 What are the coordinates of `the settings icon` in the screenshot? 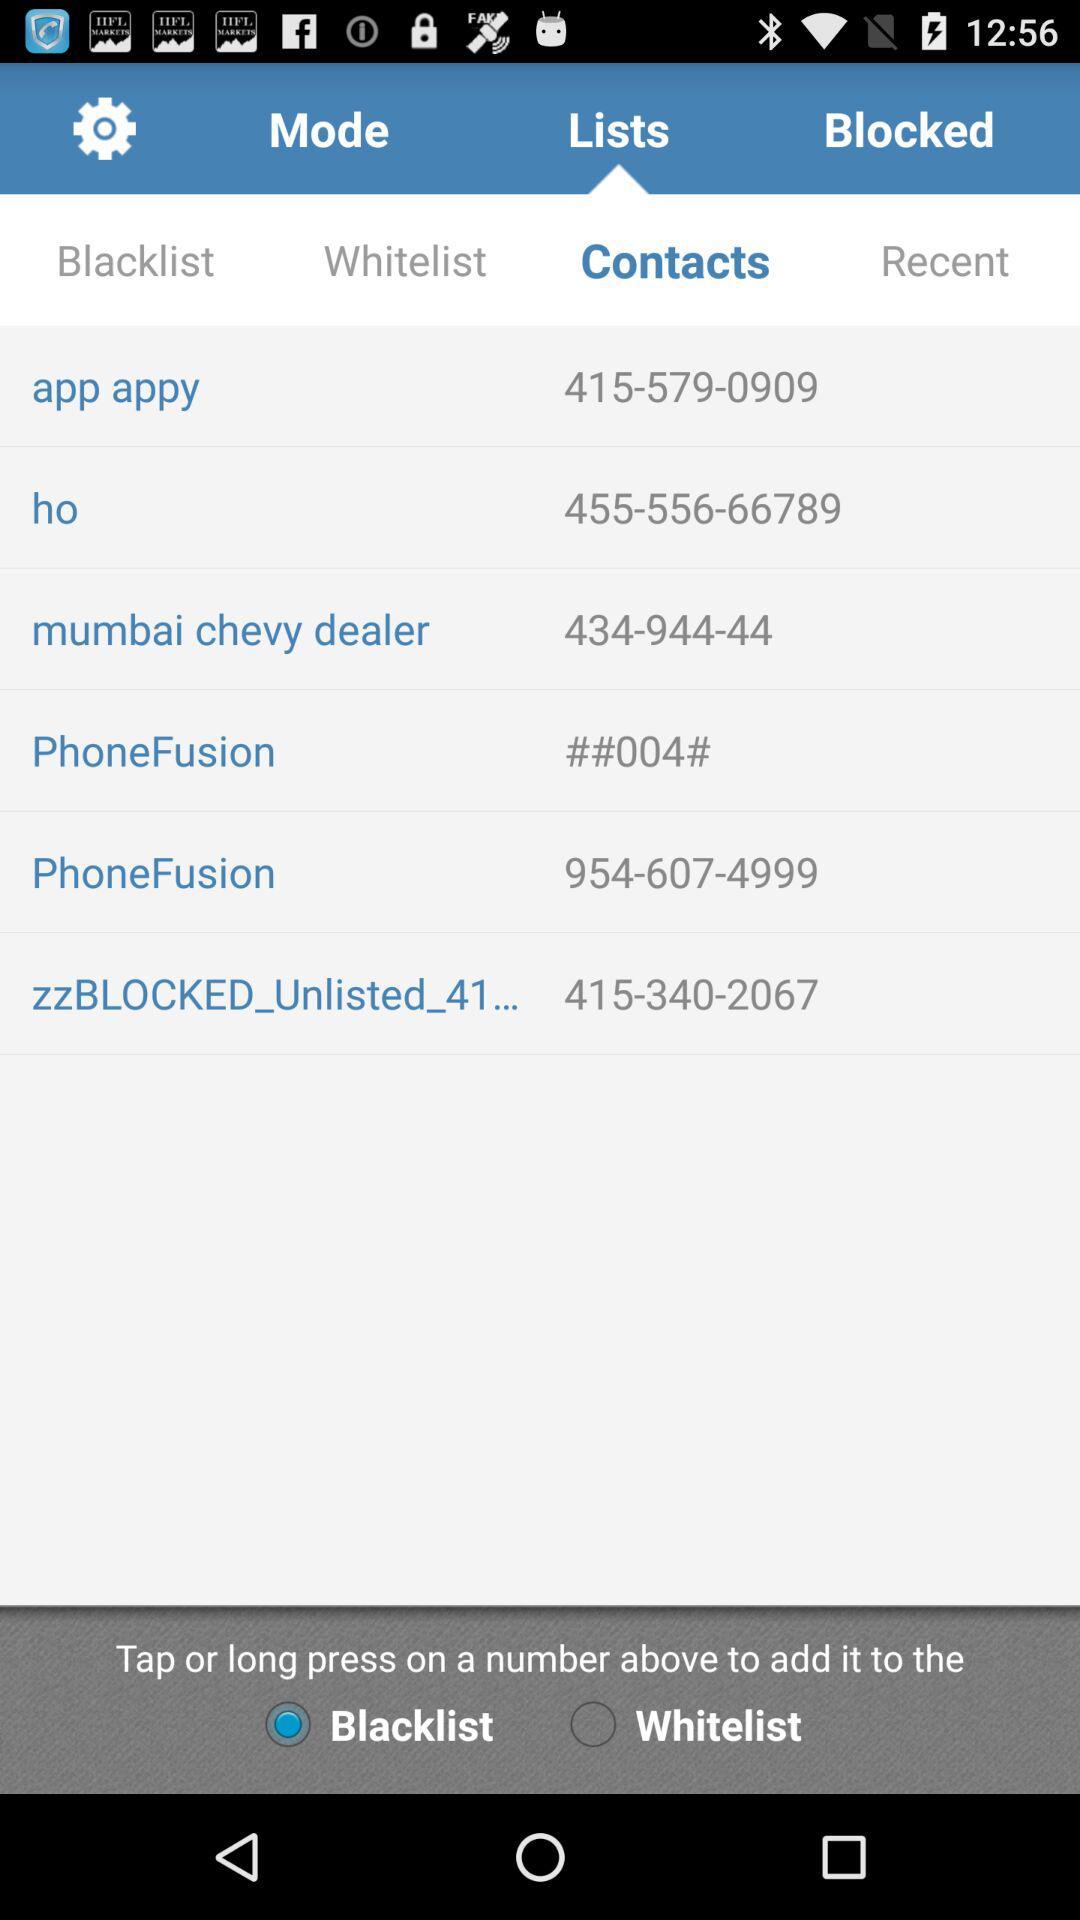 It's located at (104, 136).